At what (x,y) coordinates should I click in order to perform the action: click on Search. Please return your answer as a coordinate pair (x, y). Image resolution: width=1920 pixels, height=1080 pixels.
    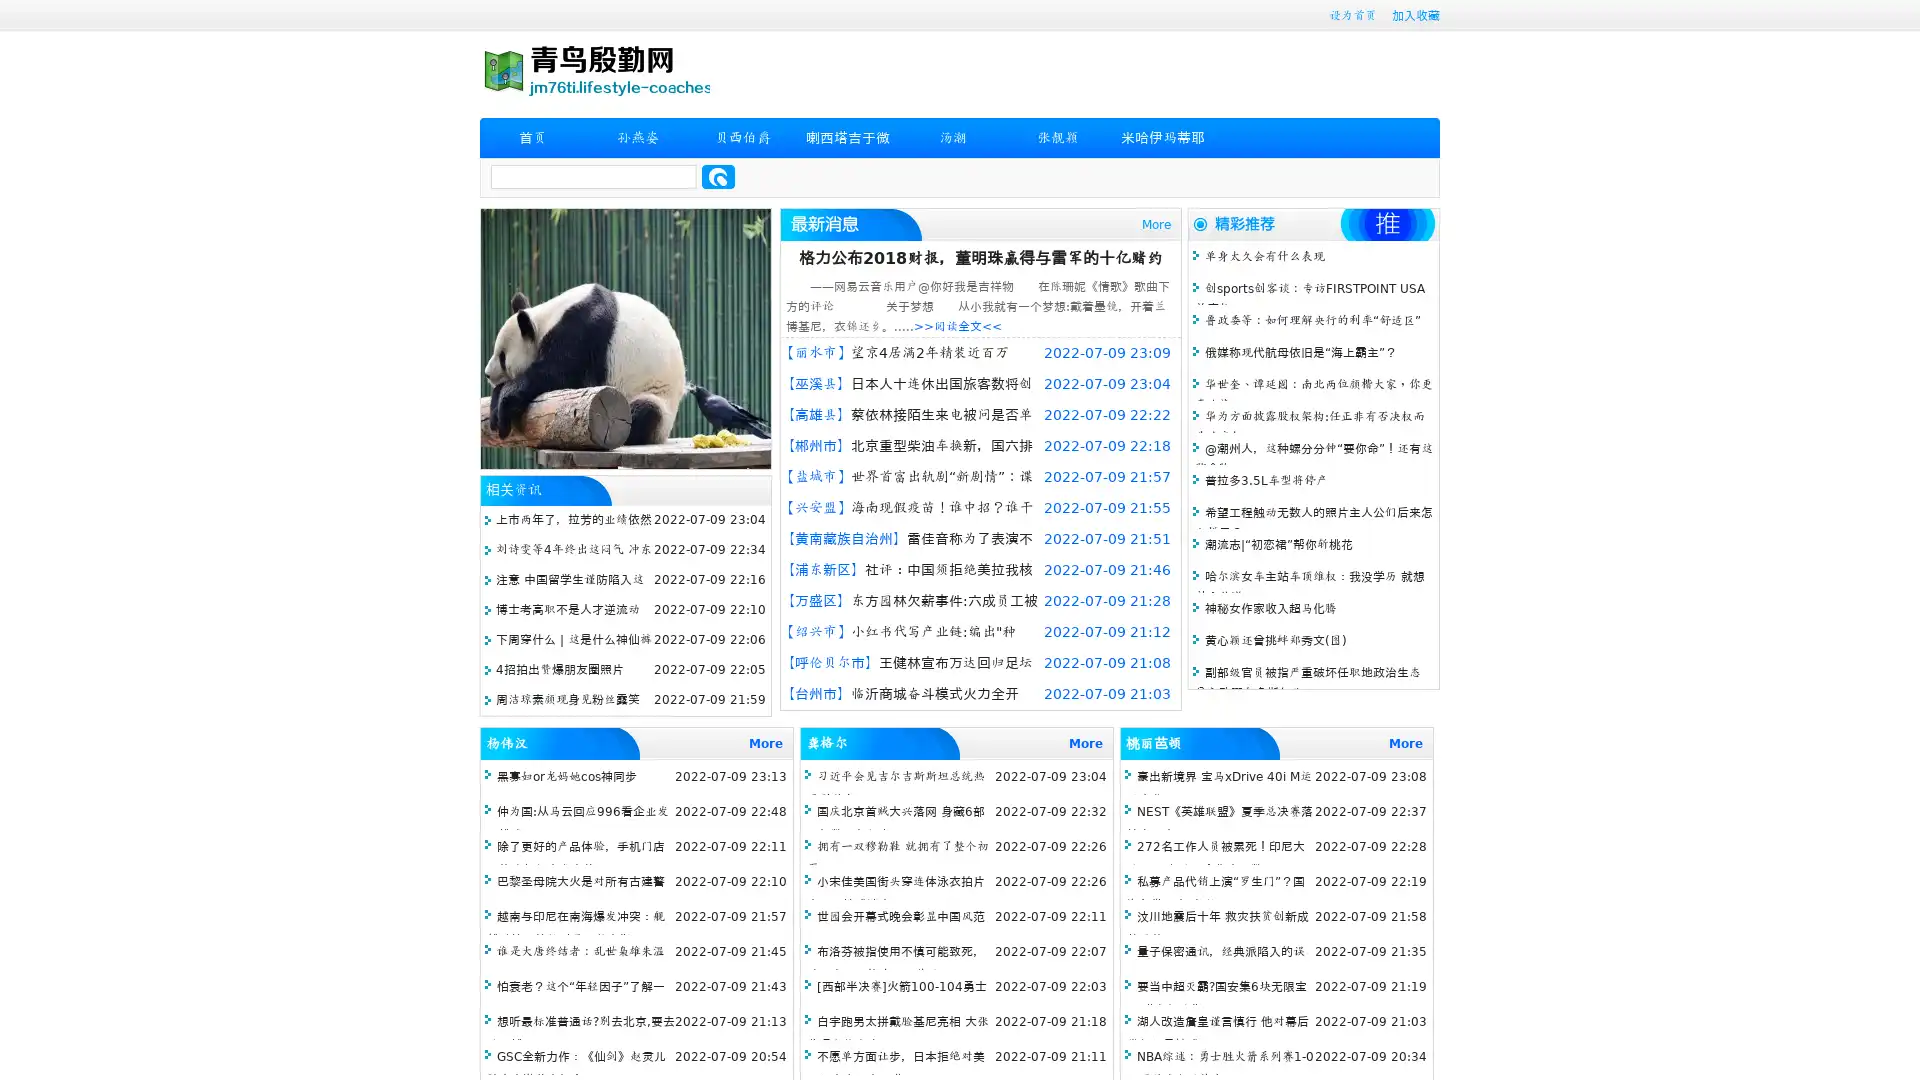
    Looking at the image, I should click on (718, 176).